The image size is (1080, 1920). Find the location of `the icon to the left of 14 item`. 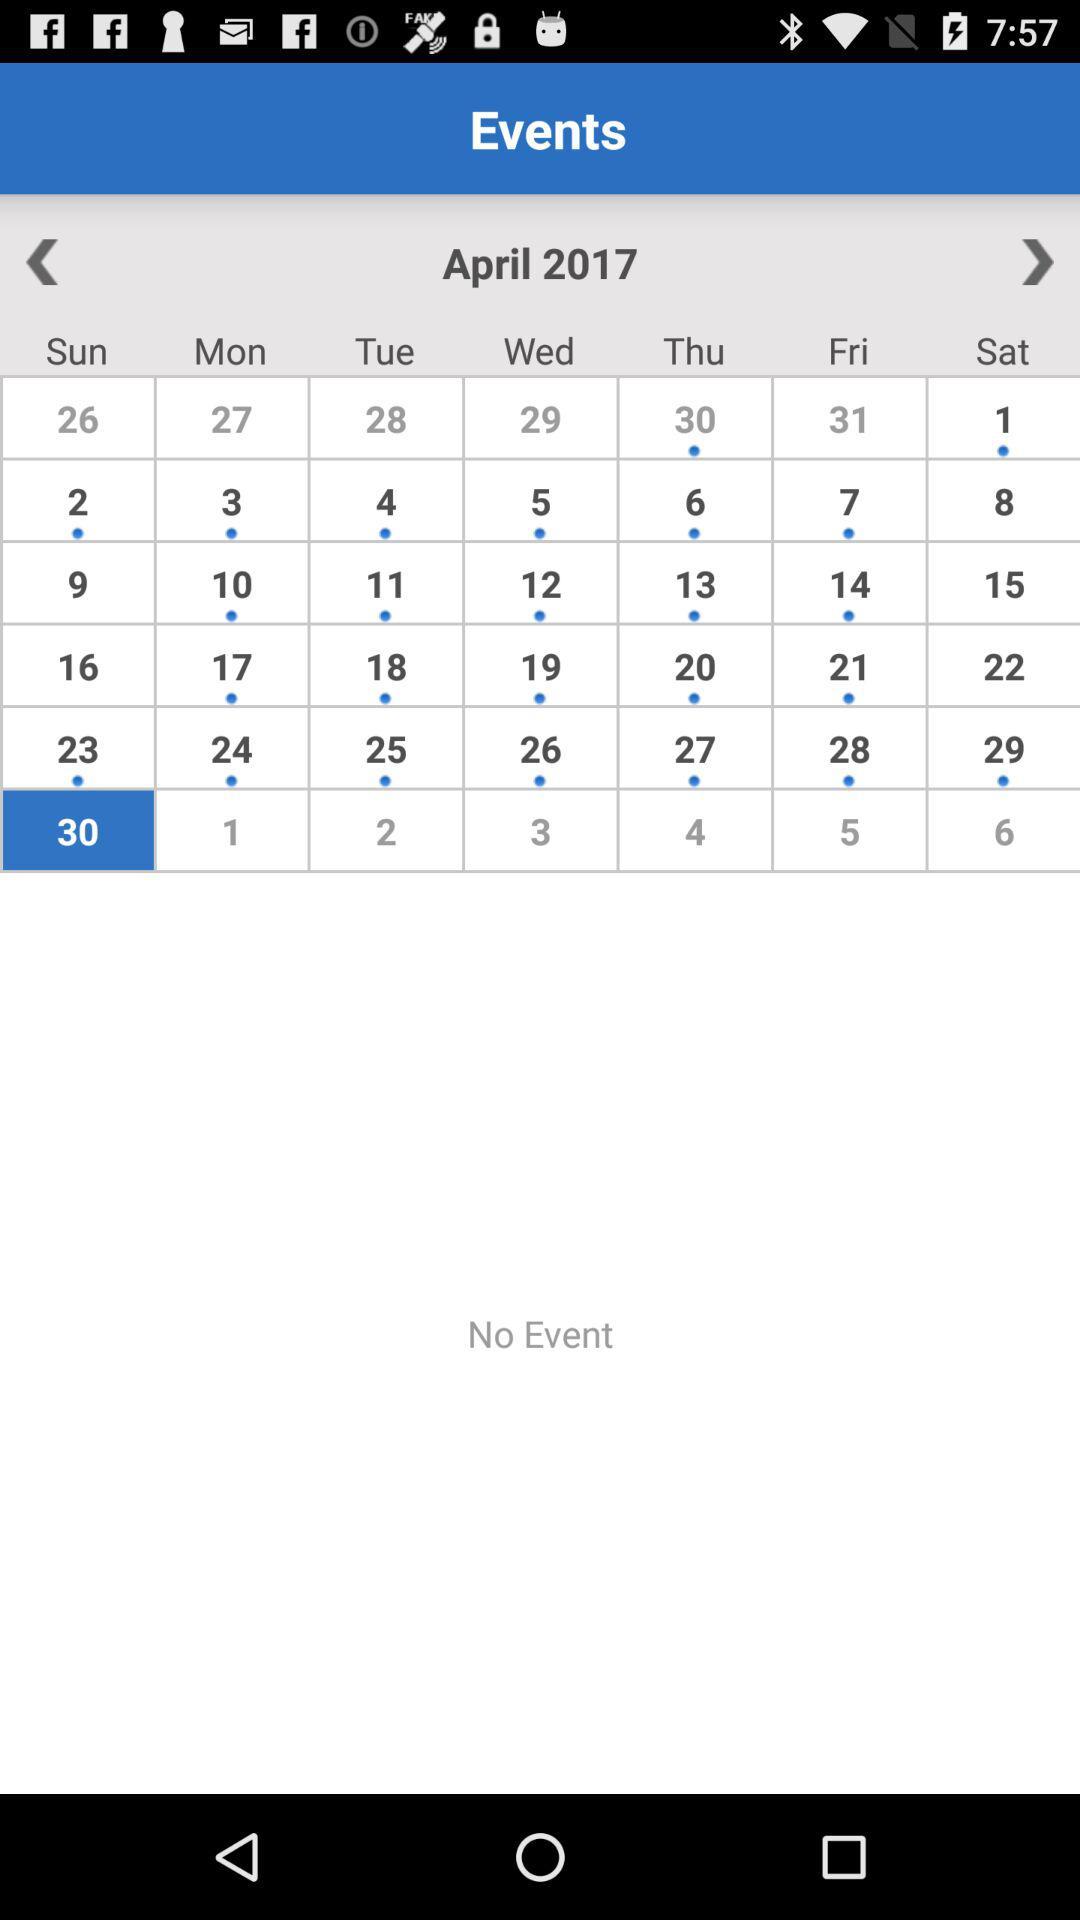

the icon to the left of 14 item is located at coordinates (694, 665).